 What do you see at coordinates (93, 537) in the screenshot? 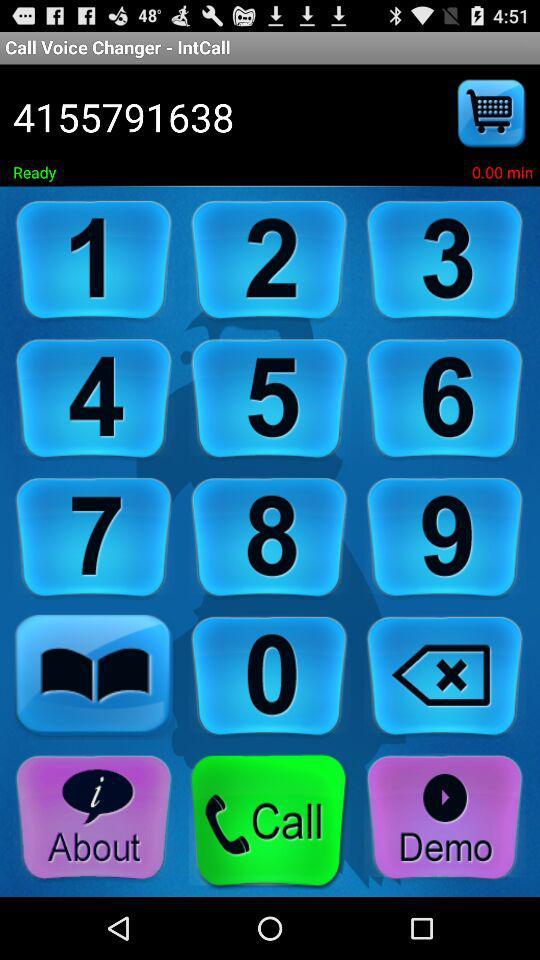
I see `keypad numbering` at bounding box center [93, 537].